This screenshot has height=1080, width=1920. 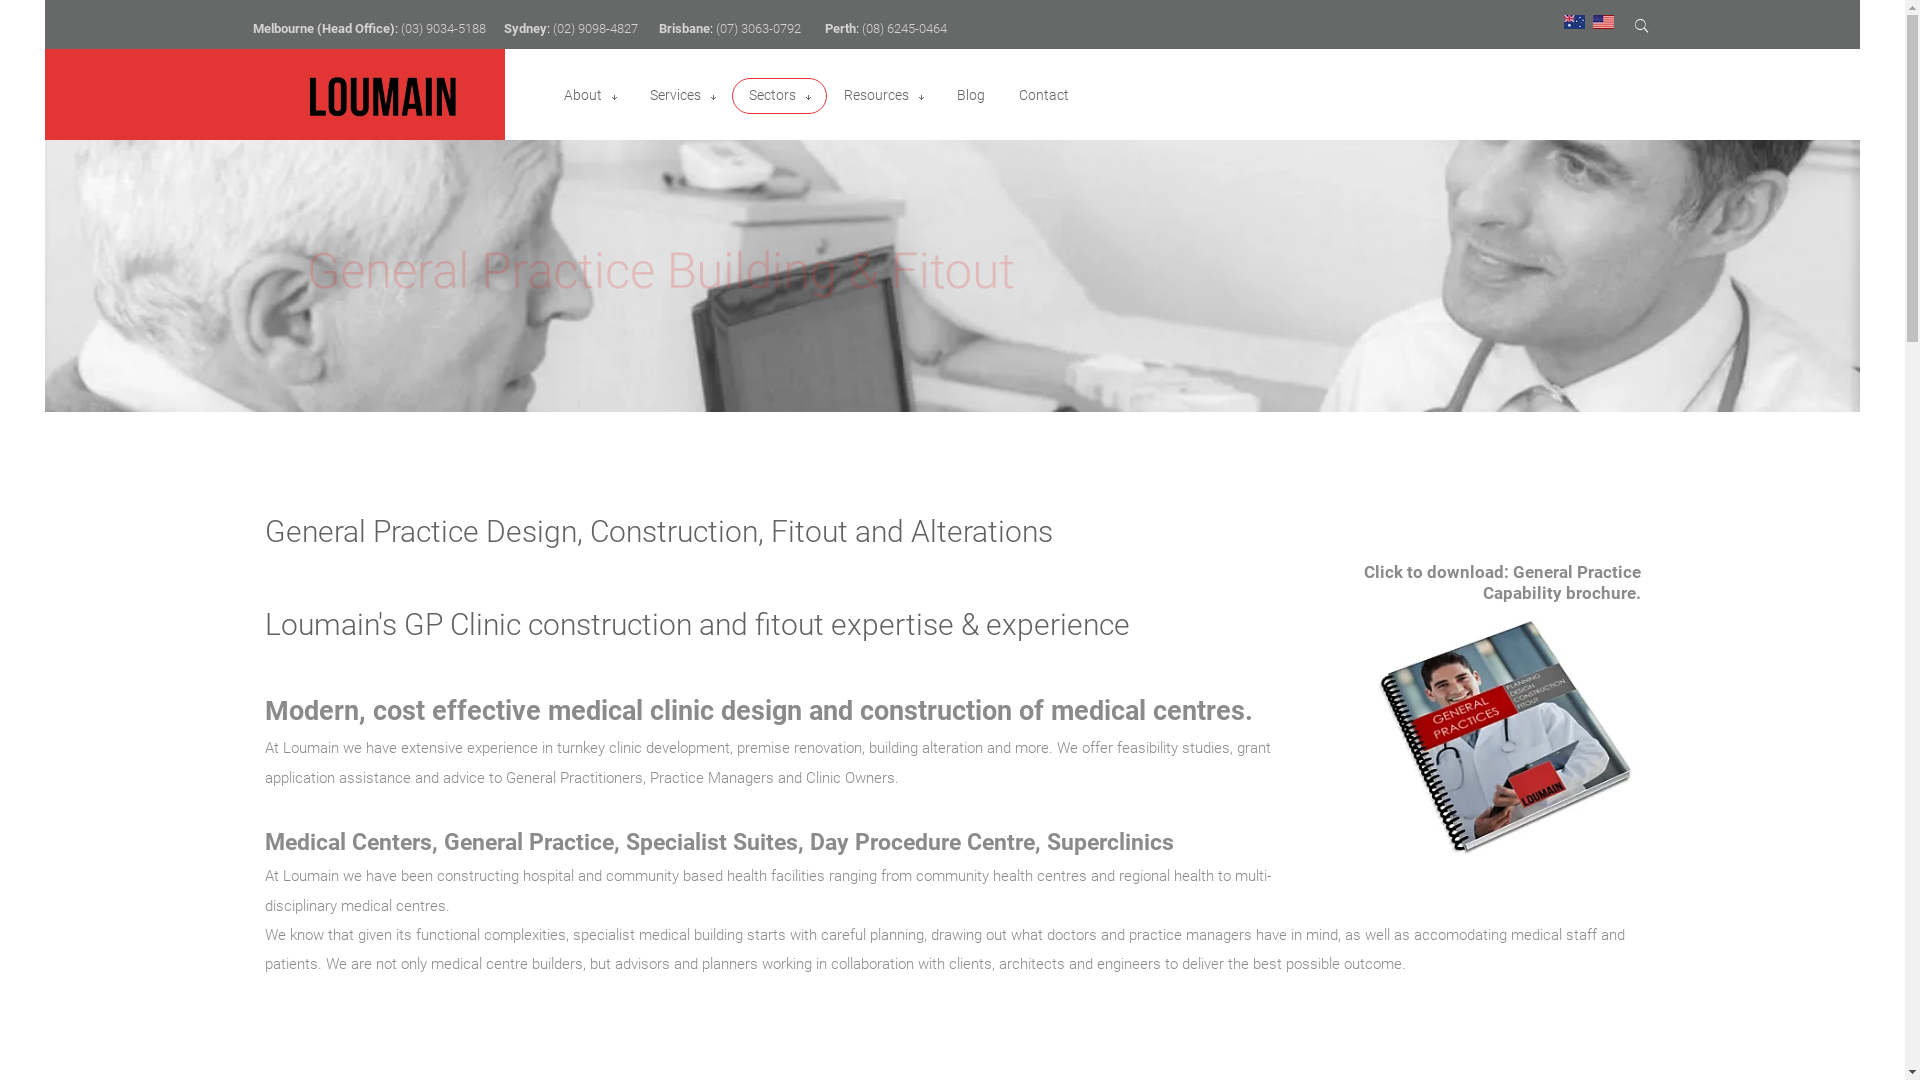 What do you see at coordinates (844, 95) in the screenshot?
I see `'Resources'` at bounding box center [844, 95].